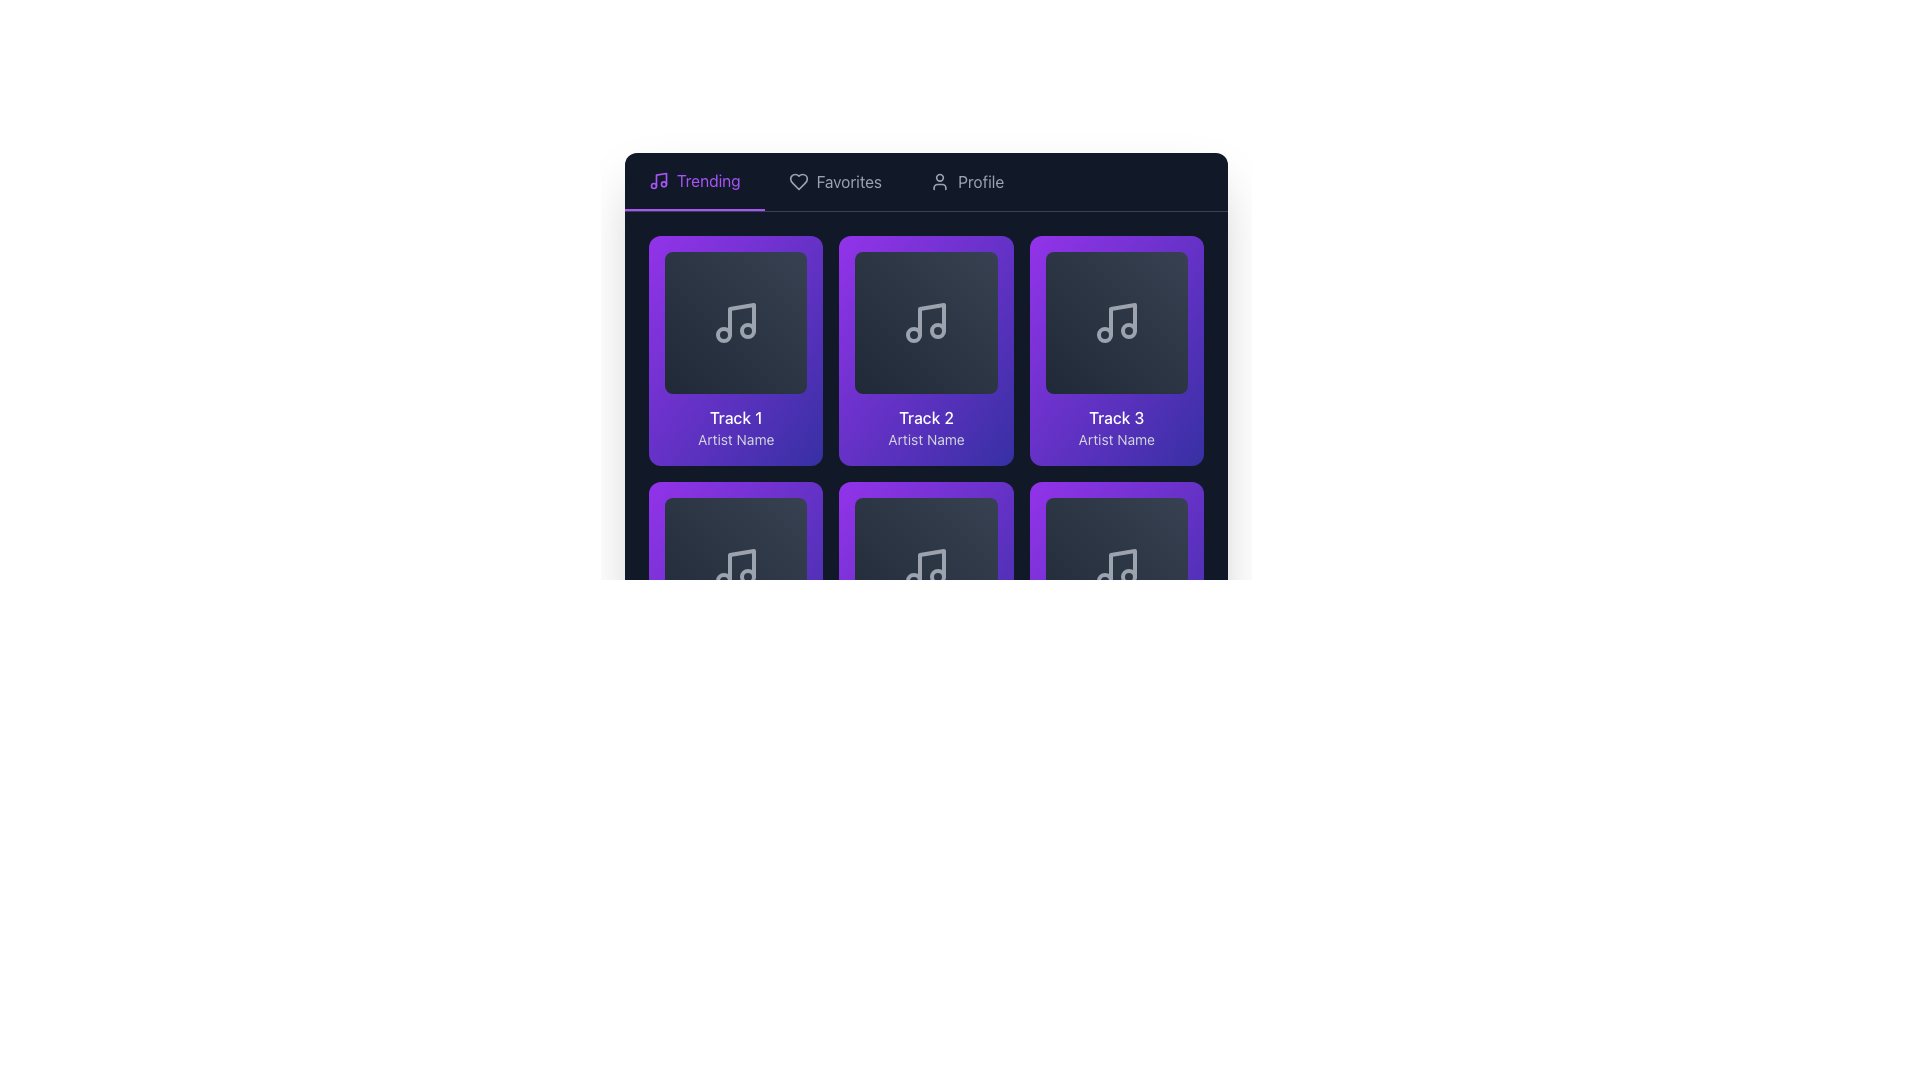 The width and height of the screenshot is (1920, 1080). I want to click on the 'Artist Name' text label located below the title 'Track 1' in the 'Trending' tab of the card, so click(735, 439).